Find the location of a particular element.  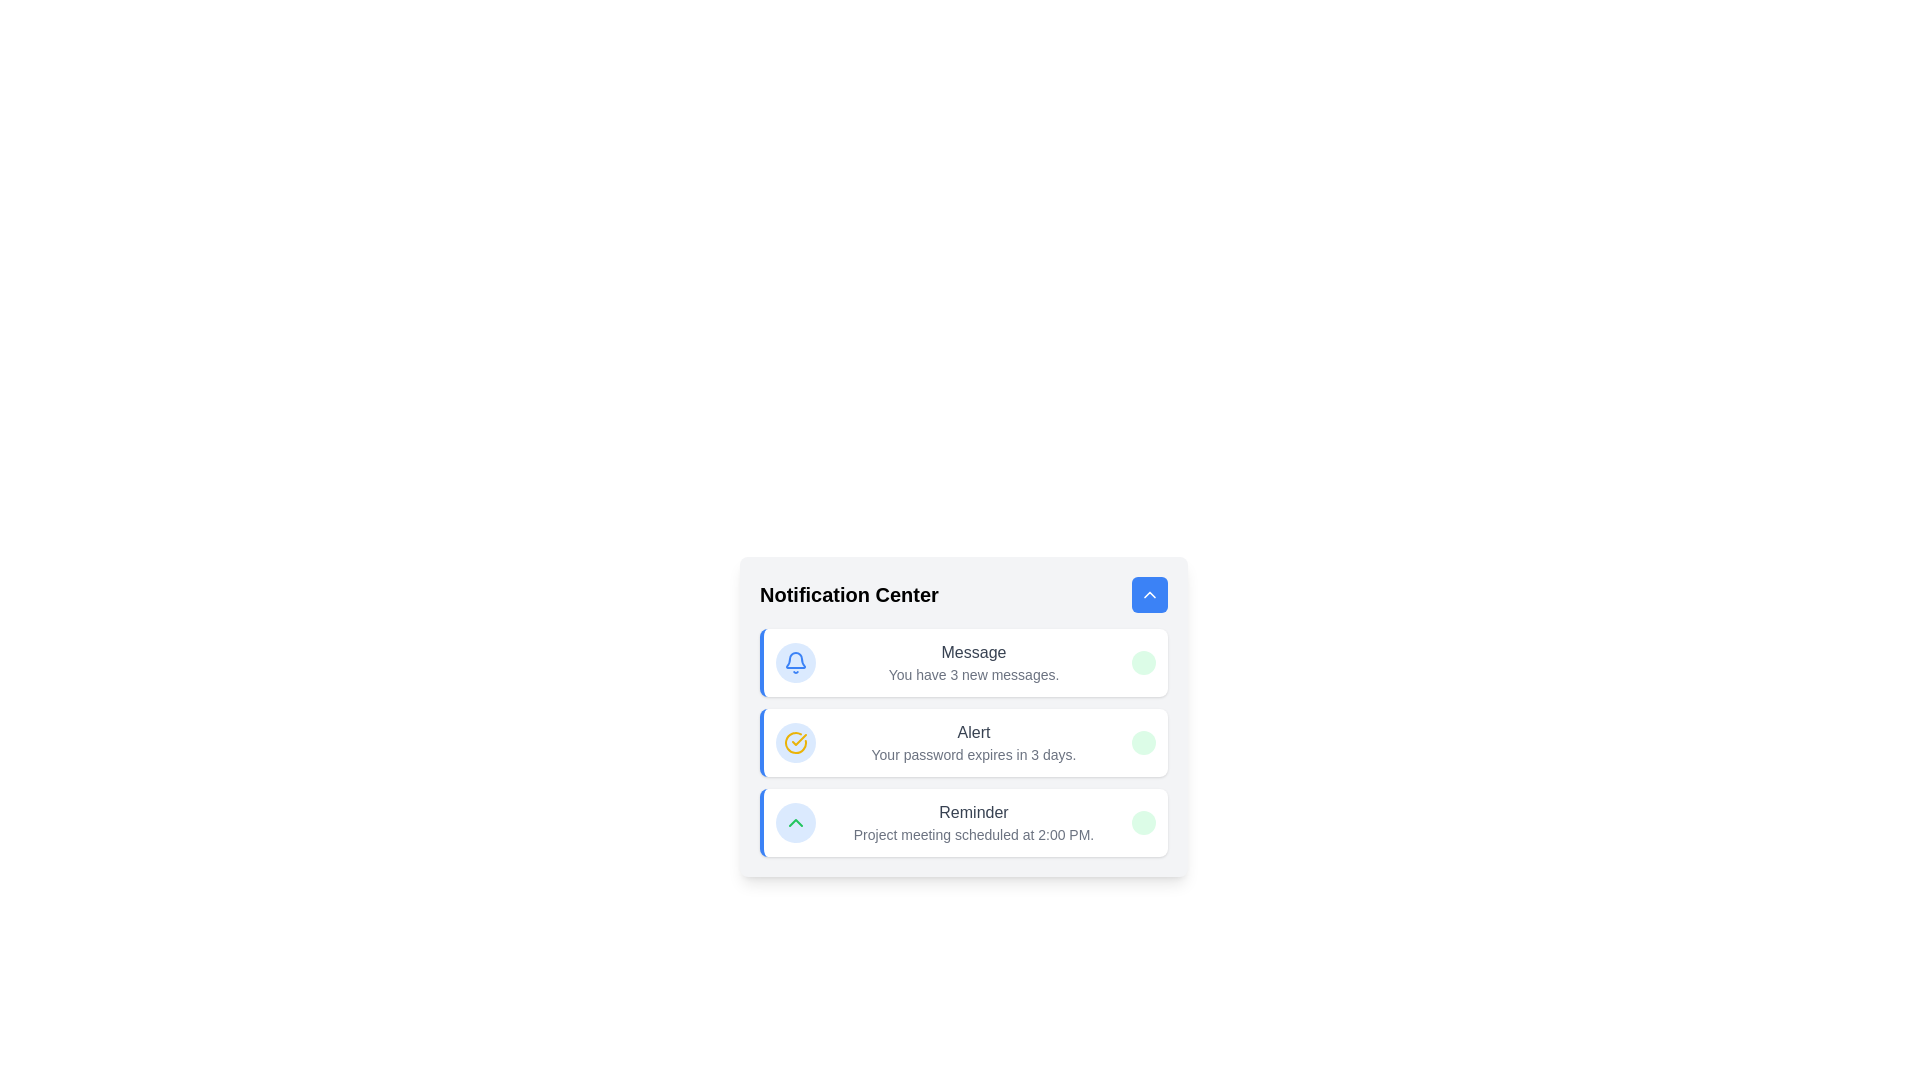

text content of the third text label in the Notification Center that reminds about an upcoming project meeting at 2:00 PM is located at coordinates (974, 822).